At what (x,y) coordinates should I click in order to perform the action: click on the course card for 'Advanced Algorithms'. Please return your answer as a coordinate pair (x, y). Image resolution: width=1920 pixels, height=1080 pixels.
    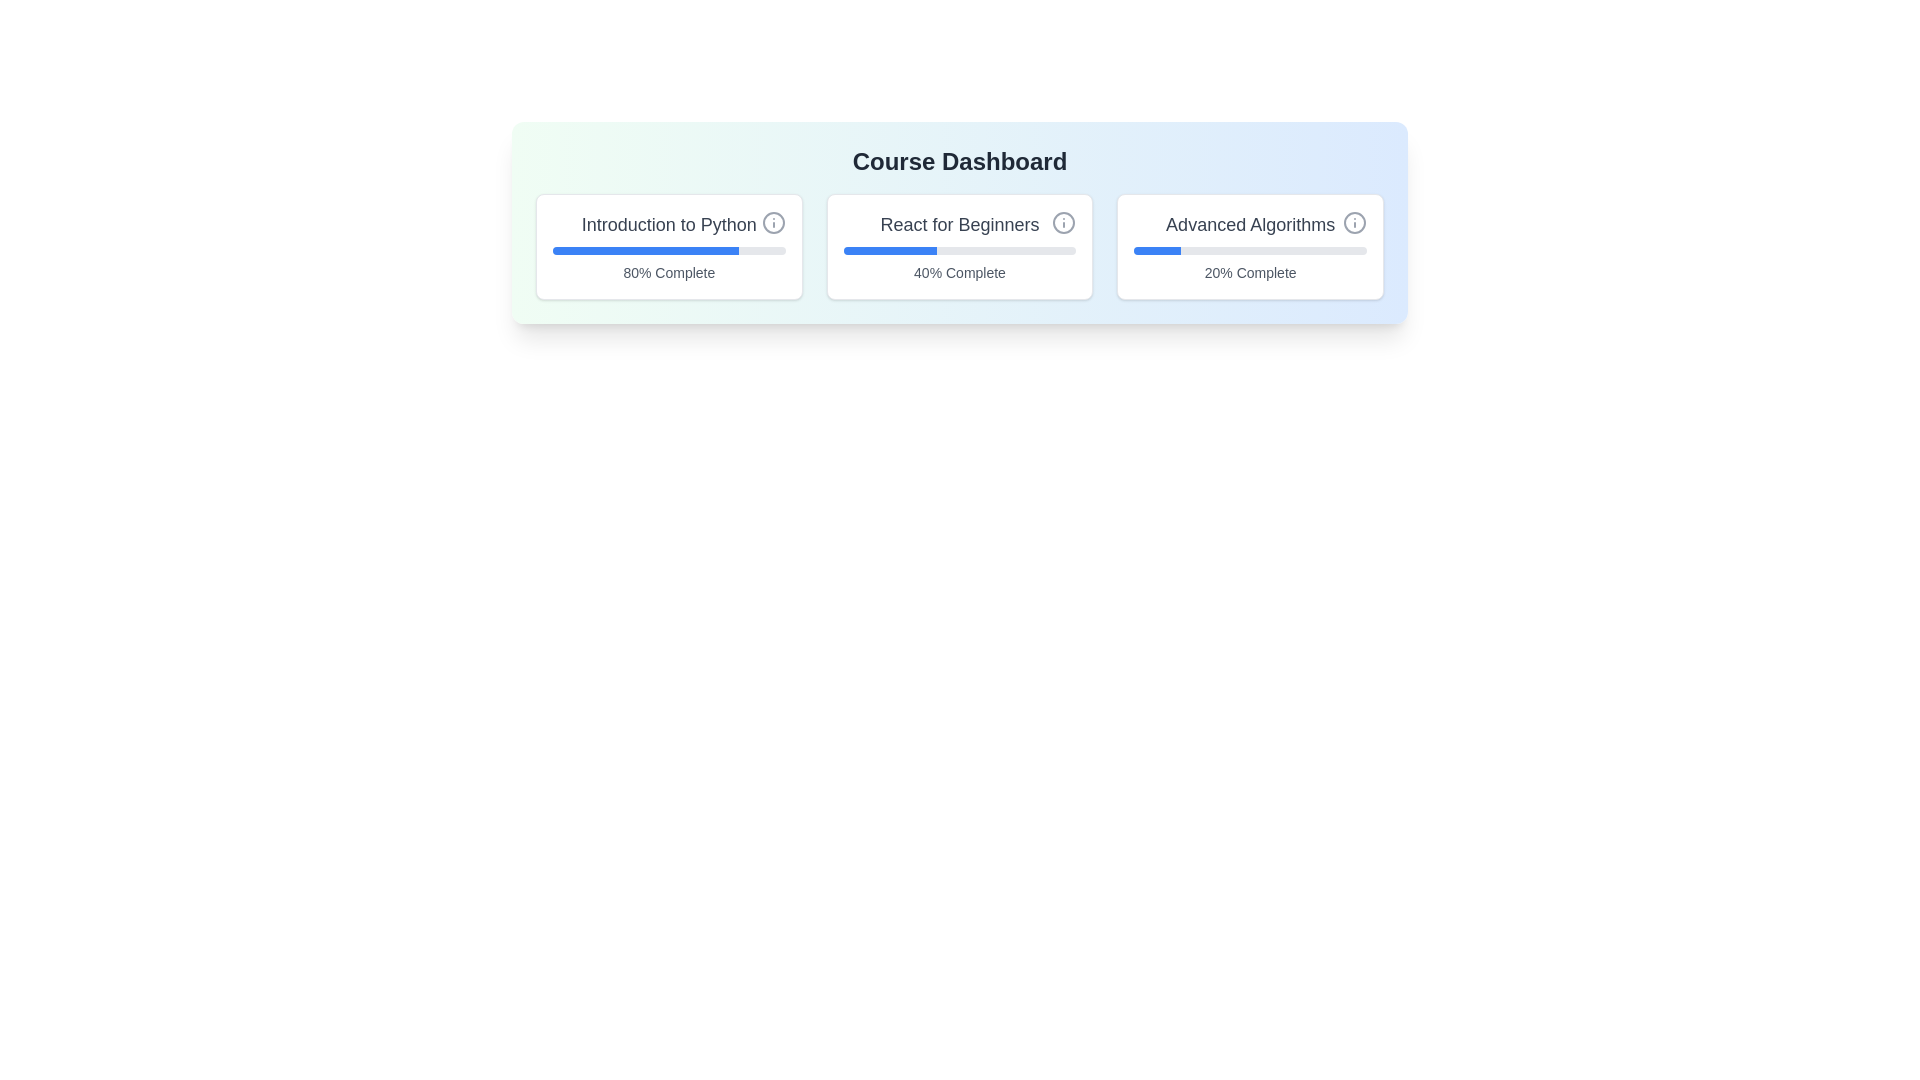
    Looking at the image, I should click on (1250, 245).